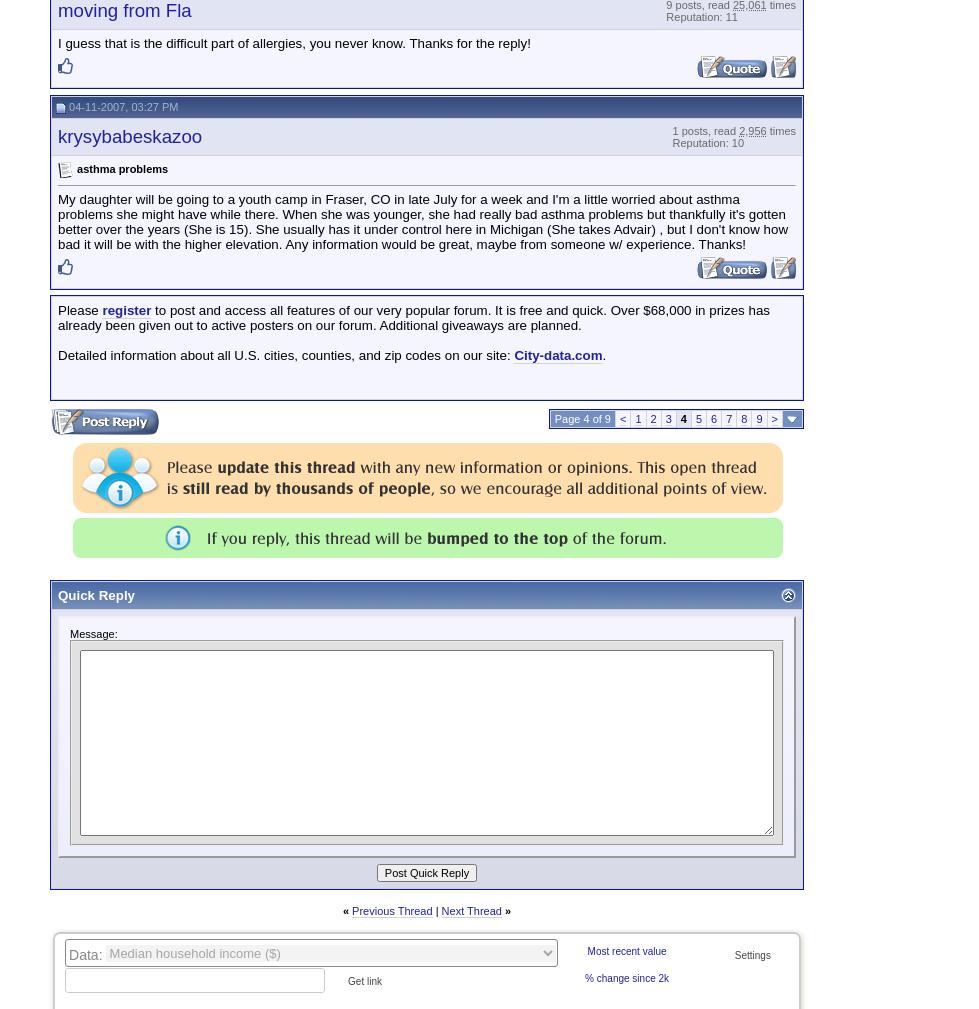 This screenshot has height=1009, width=979. Describe the element at coordinates (470, 911) in the screenshot. I see `'Next Thread'` at that location.